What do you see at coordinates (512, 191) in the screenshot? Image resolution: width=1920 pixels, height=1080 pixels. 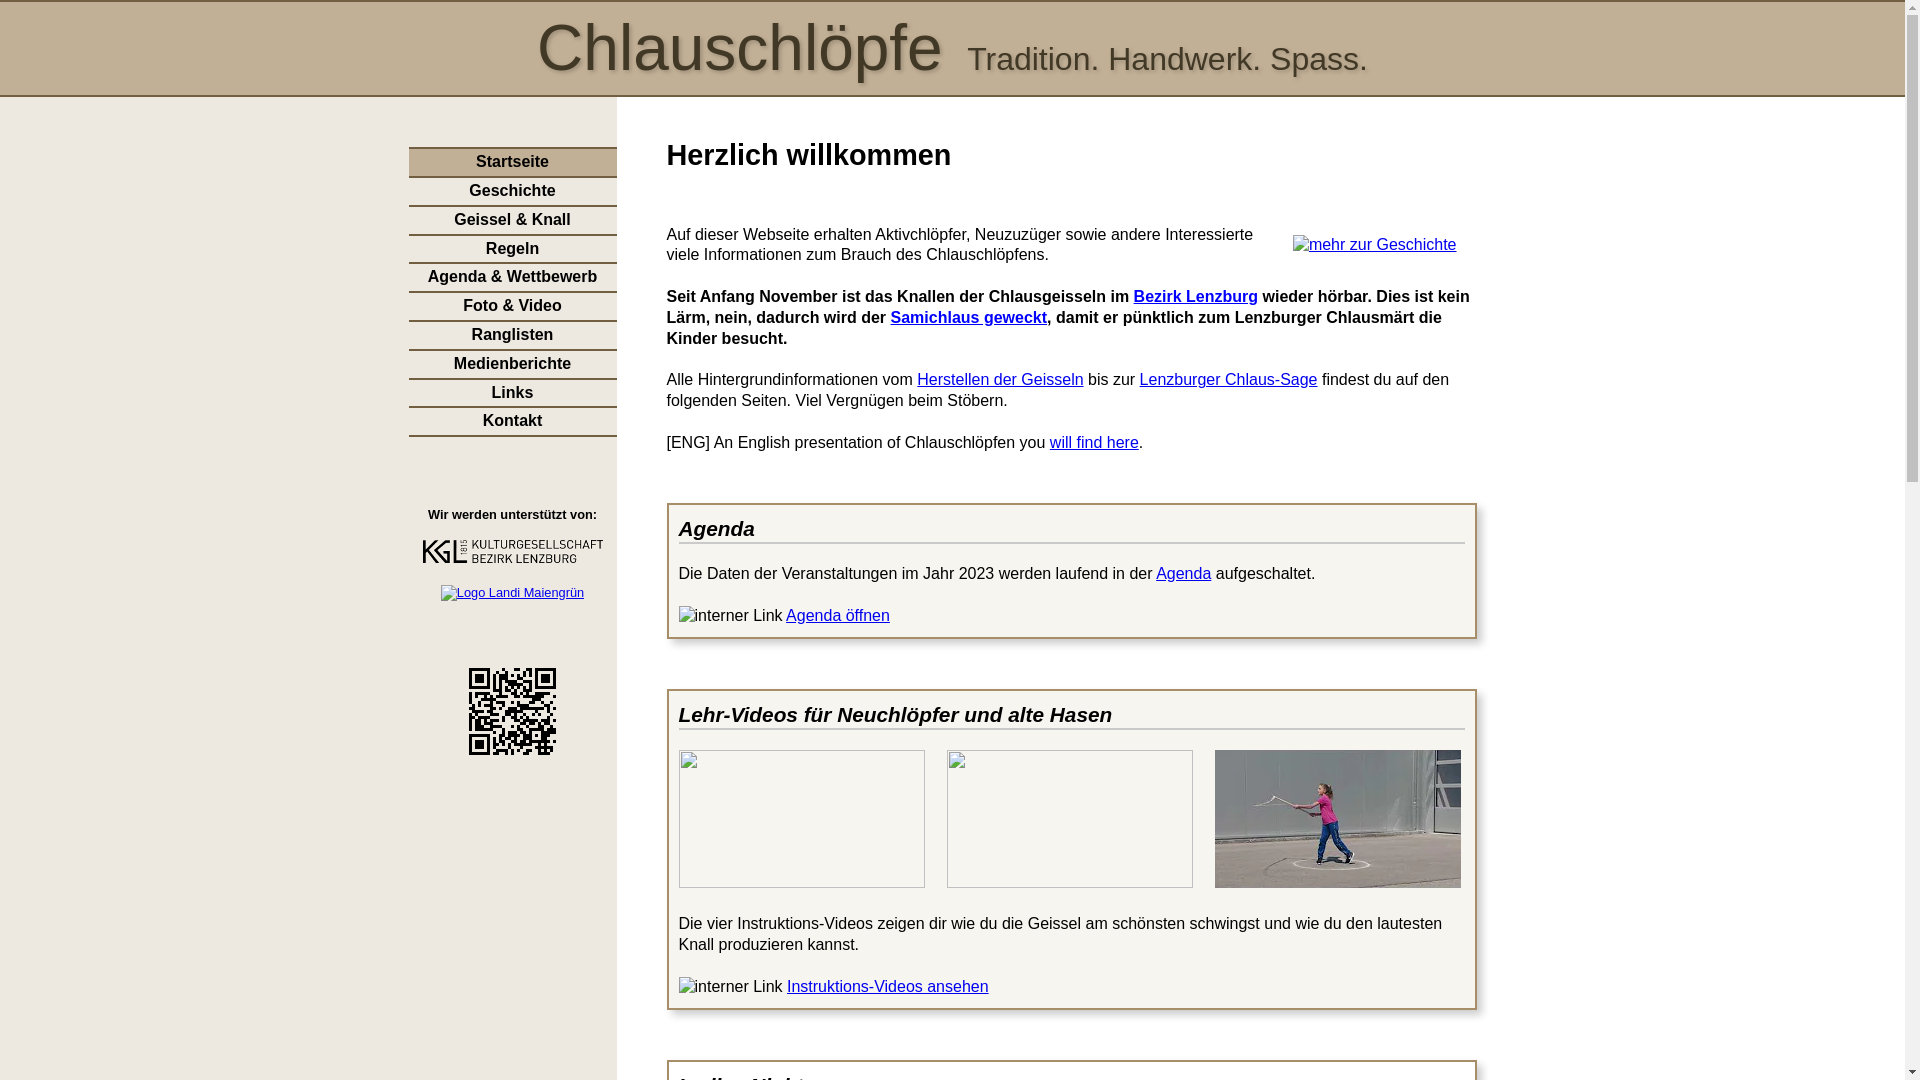 I see `'Geschichte'` at bounding box center [512, 191].